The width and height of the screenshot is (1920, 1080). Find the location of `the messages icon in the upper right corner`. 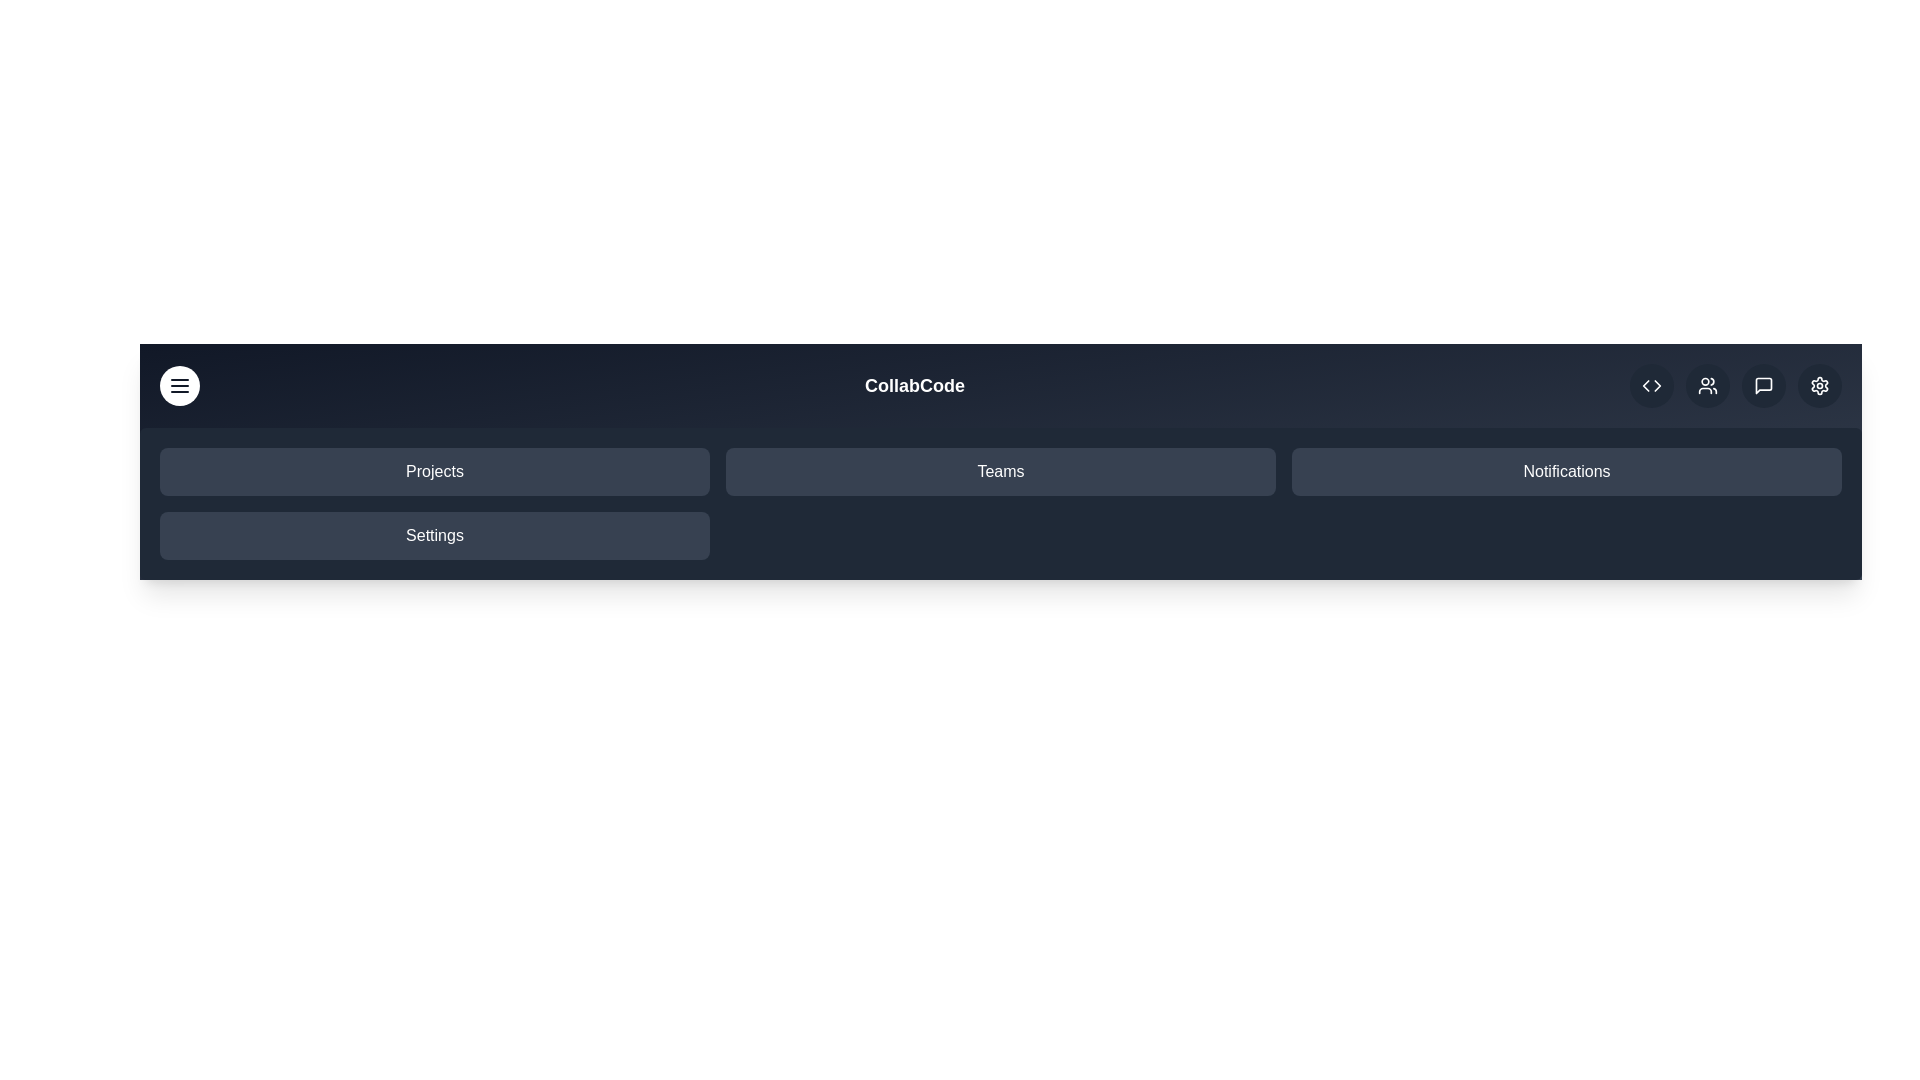

the messages icon in the upper right corner is located at coordinates (1763, 385).